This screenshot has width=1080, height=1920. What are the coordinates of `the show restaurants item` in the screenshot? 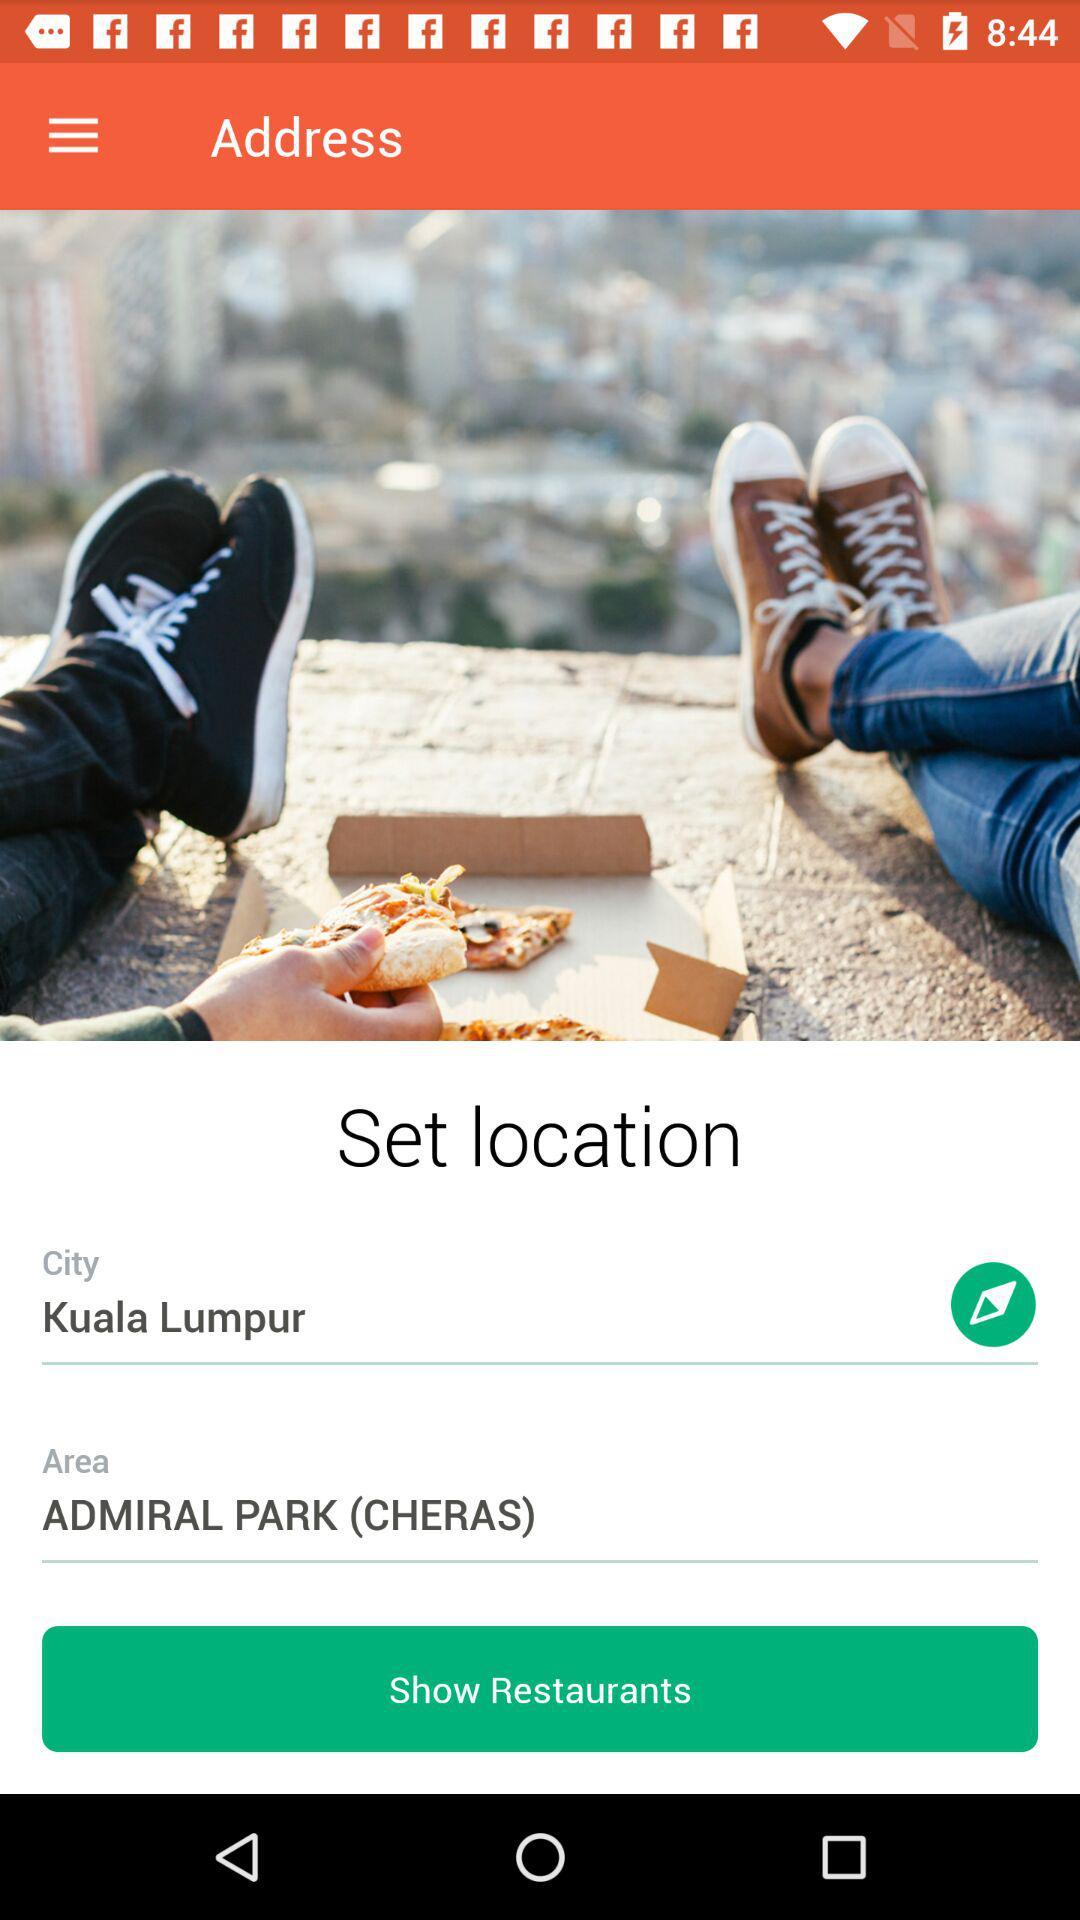 It's located at (540, 1688).